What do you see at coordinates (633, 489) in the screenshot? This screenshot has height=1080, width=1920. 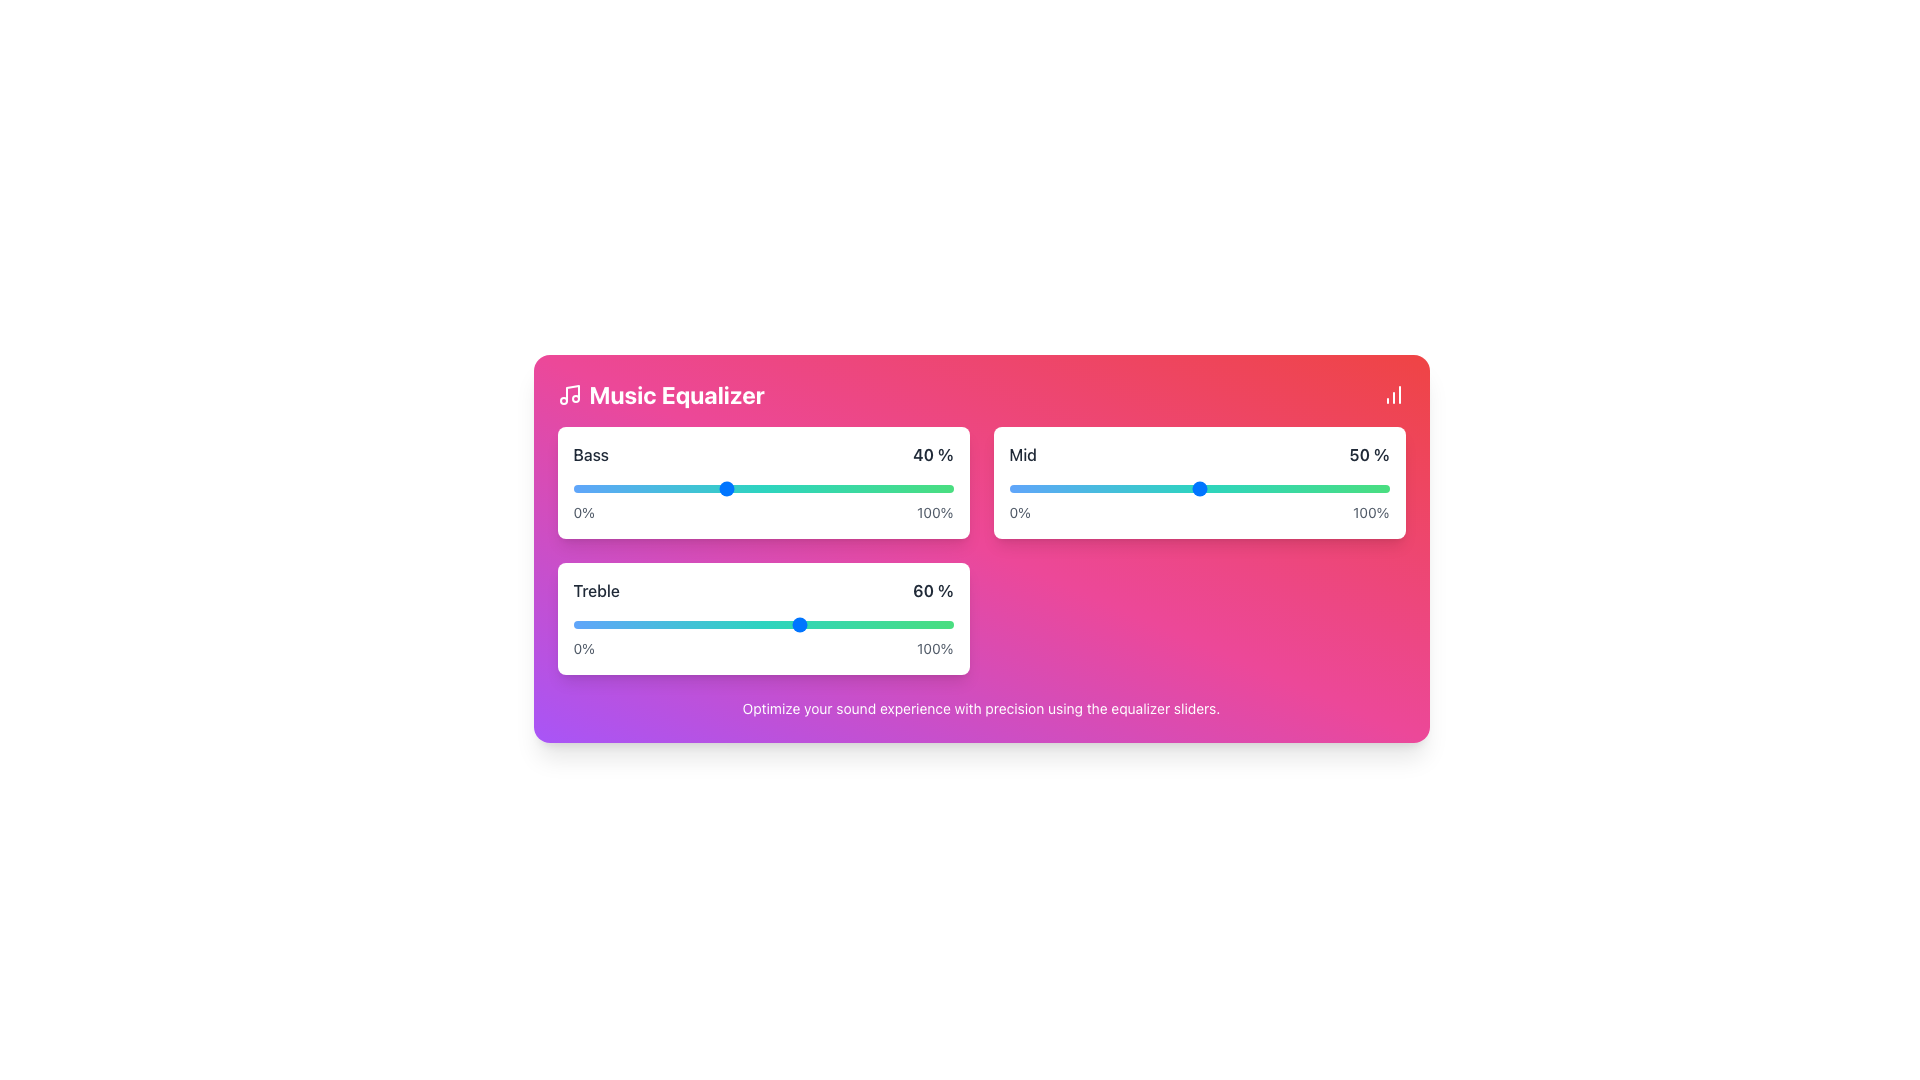 I see `the bass equalizer` at bounding box center [633, 489].